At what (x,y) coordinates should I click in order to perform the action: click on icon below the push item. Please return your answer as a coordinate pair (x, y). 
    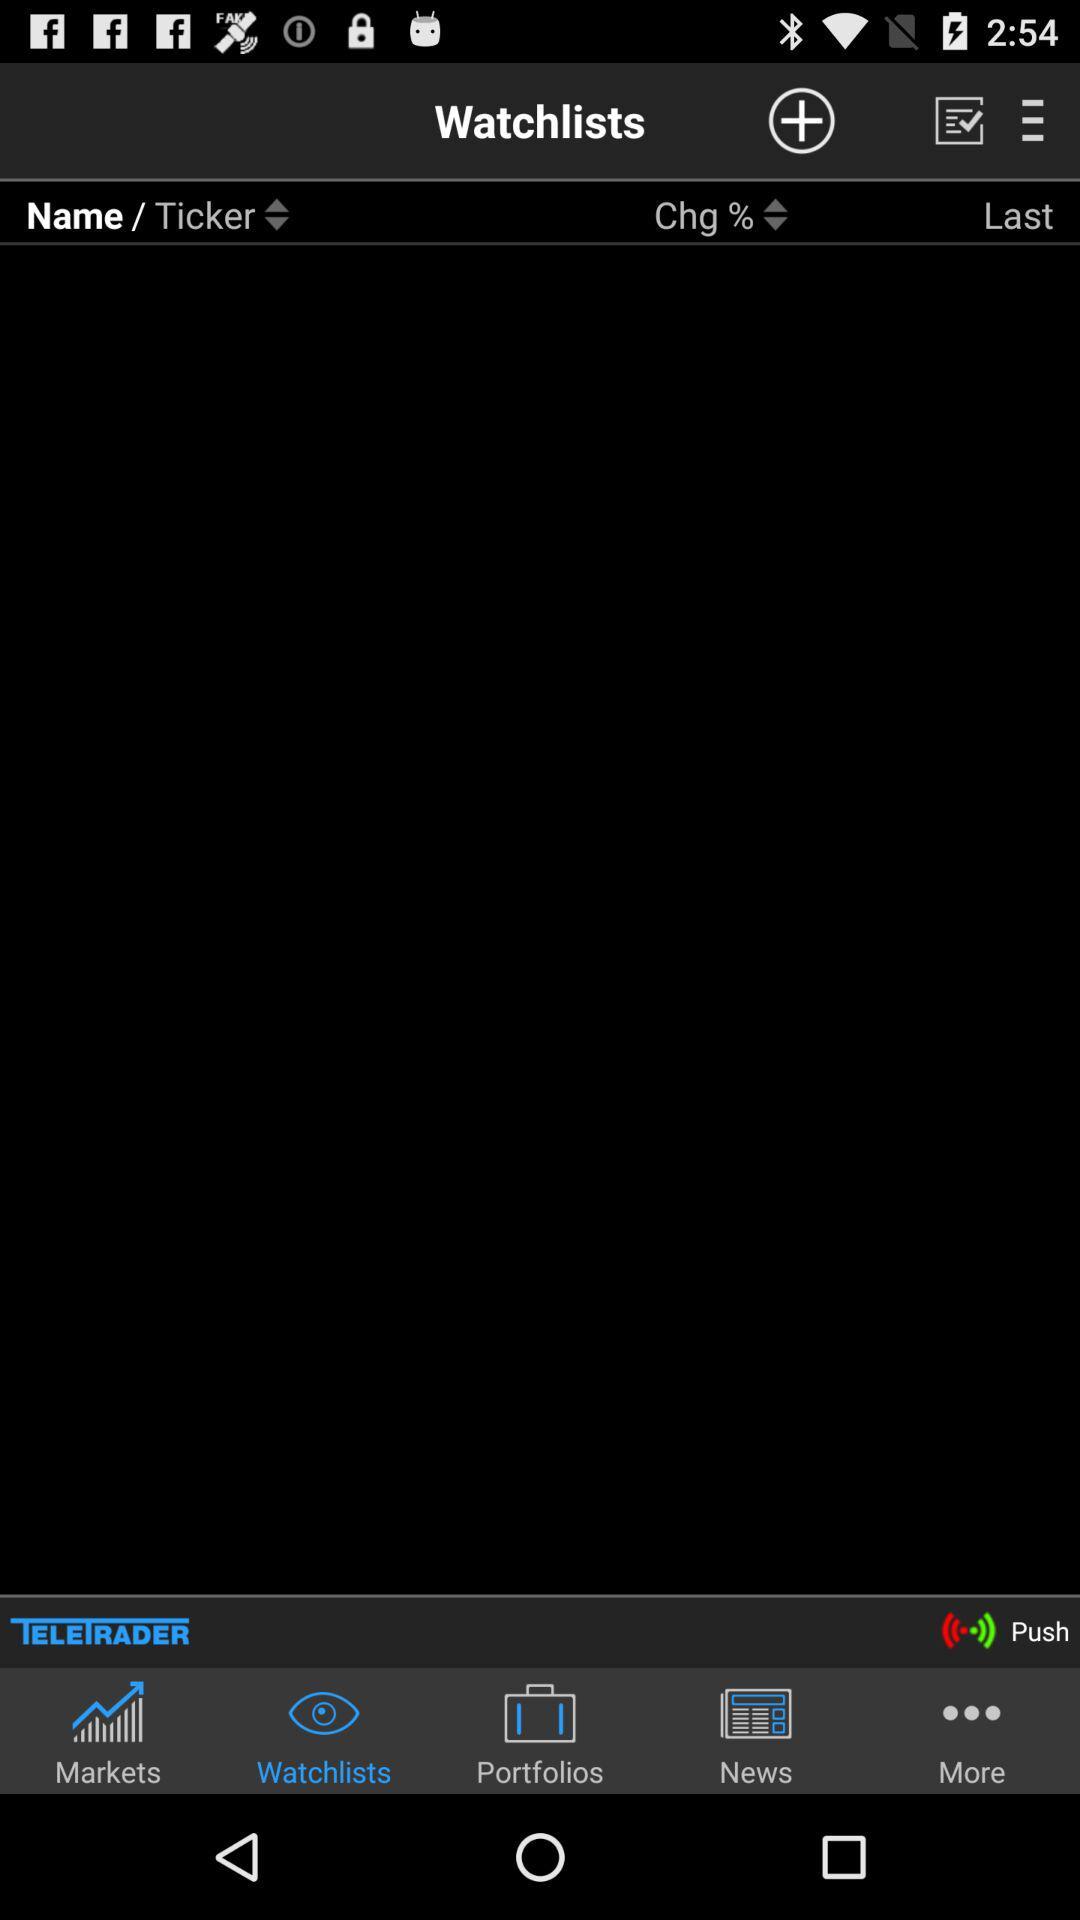
    Looking at the image, I should click on (971, 1732).